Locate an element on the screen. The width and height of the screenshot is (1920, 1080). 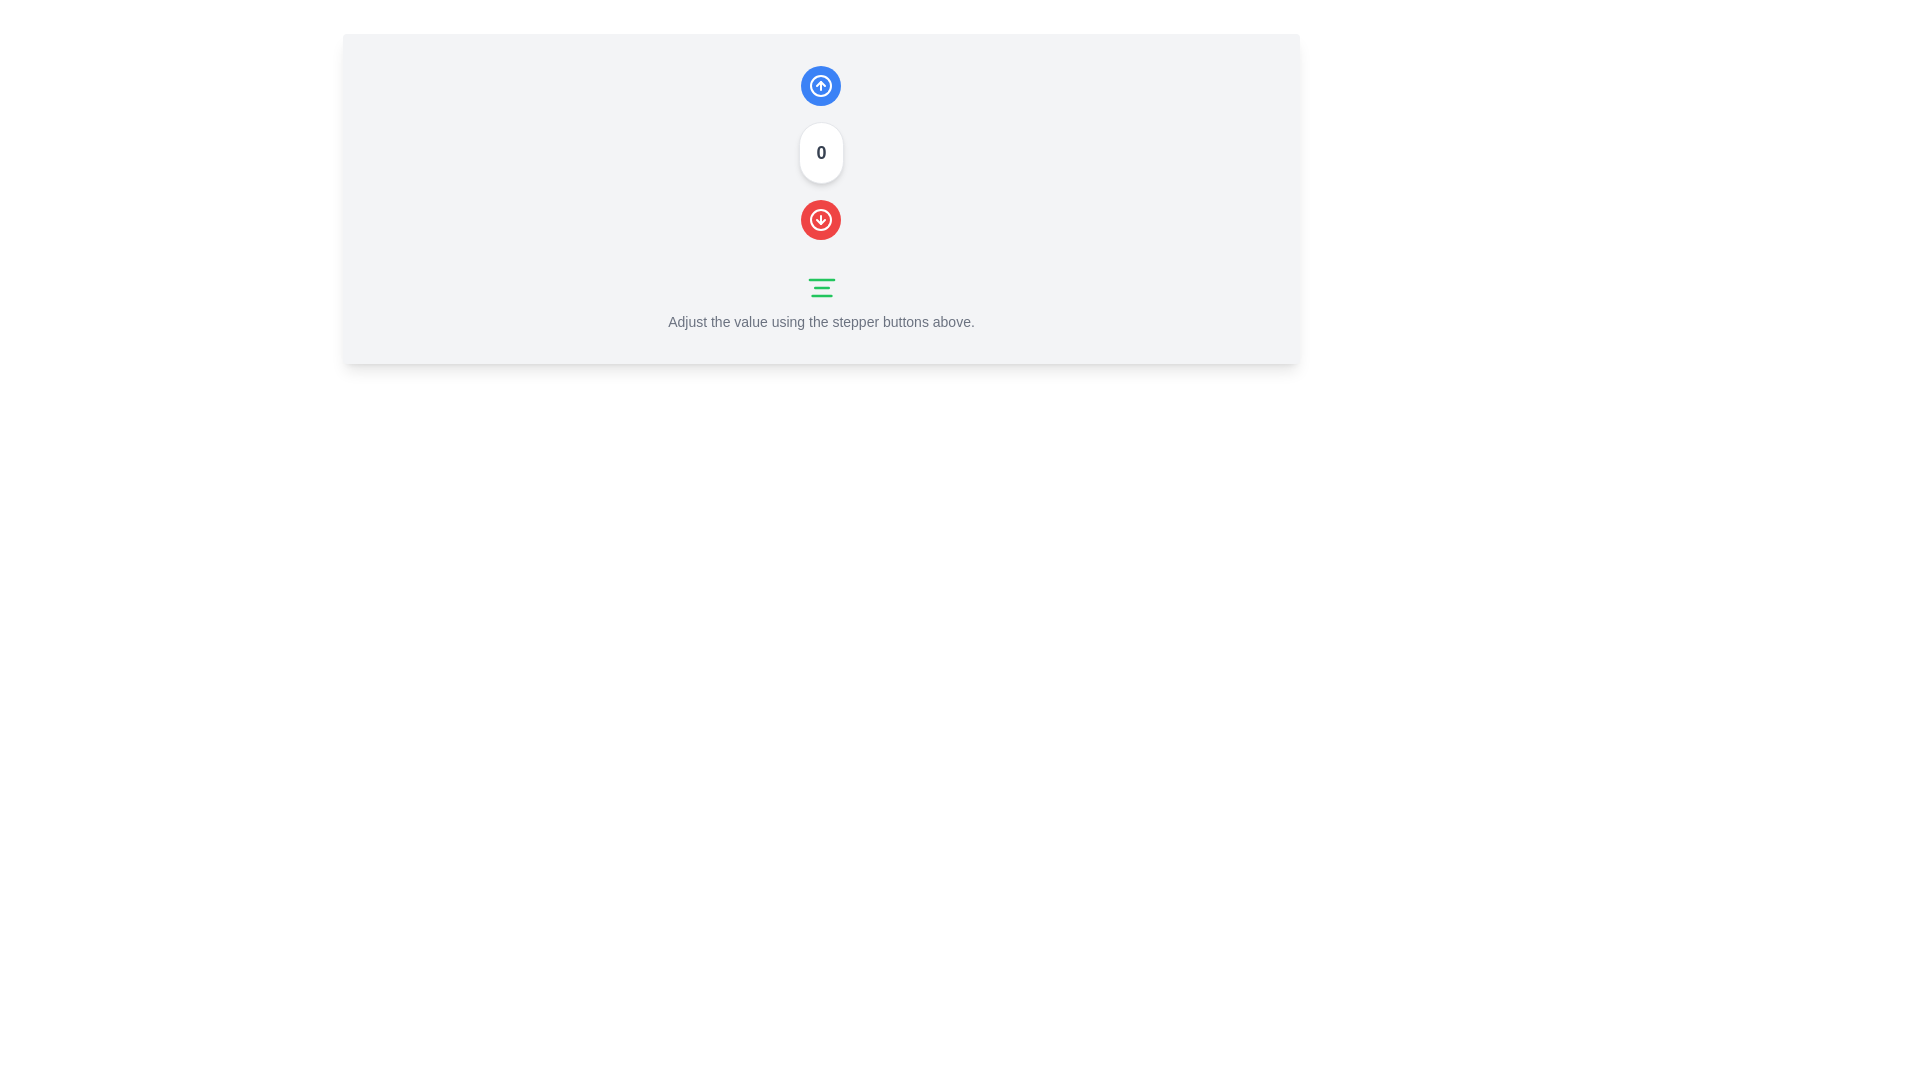
the icon element that resembles three horizontal lines, visually styled in green, positioned below the red circular button with a downward-facing arrow is located at coordinates (821, 288).